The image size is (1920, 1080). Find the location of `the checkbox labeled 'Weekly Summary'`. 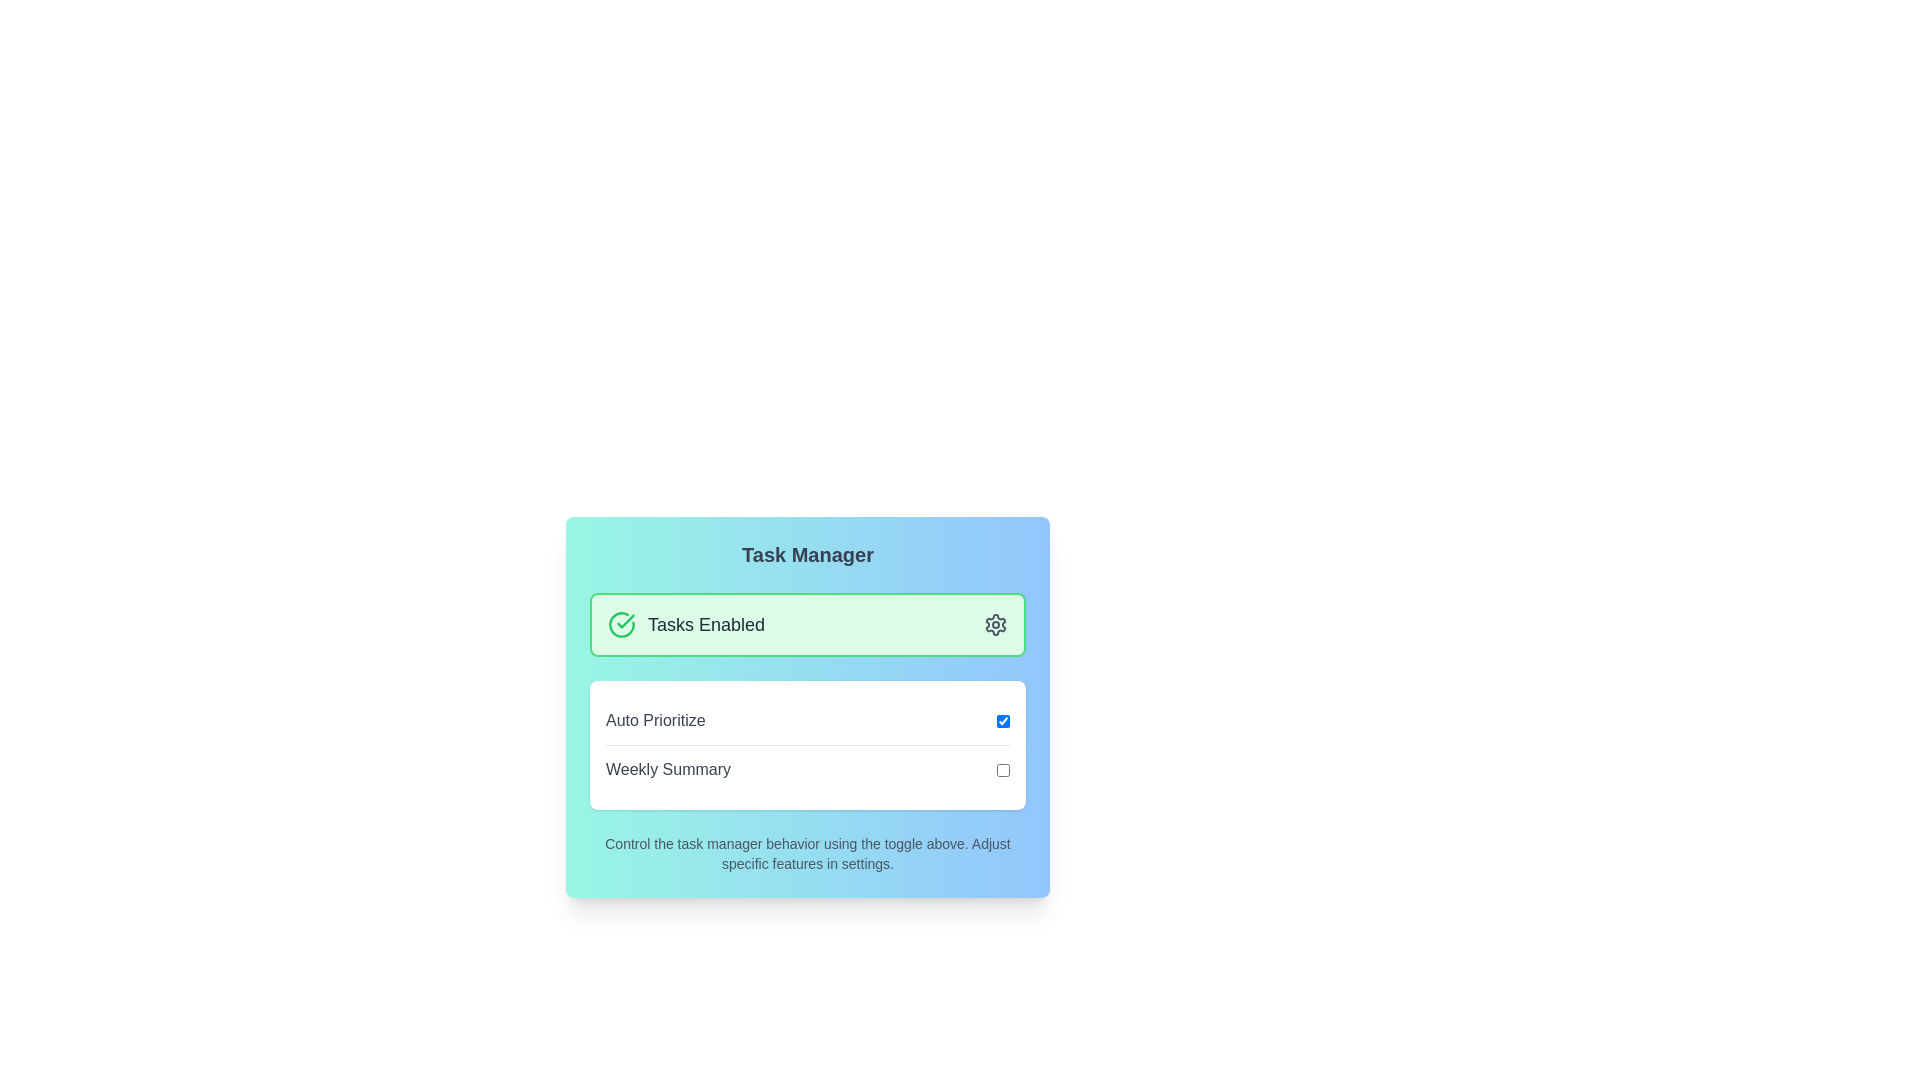

the checkbox labeled 'Weekly Summary' is located at coordinates (807, 767).